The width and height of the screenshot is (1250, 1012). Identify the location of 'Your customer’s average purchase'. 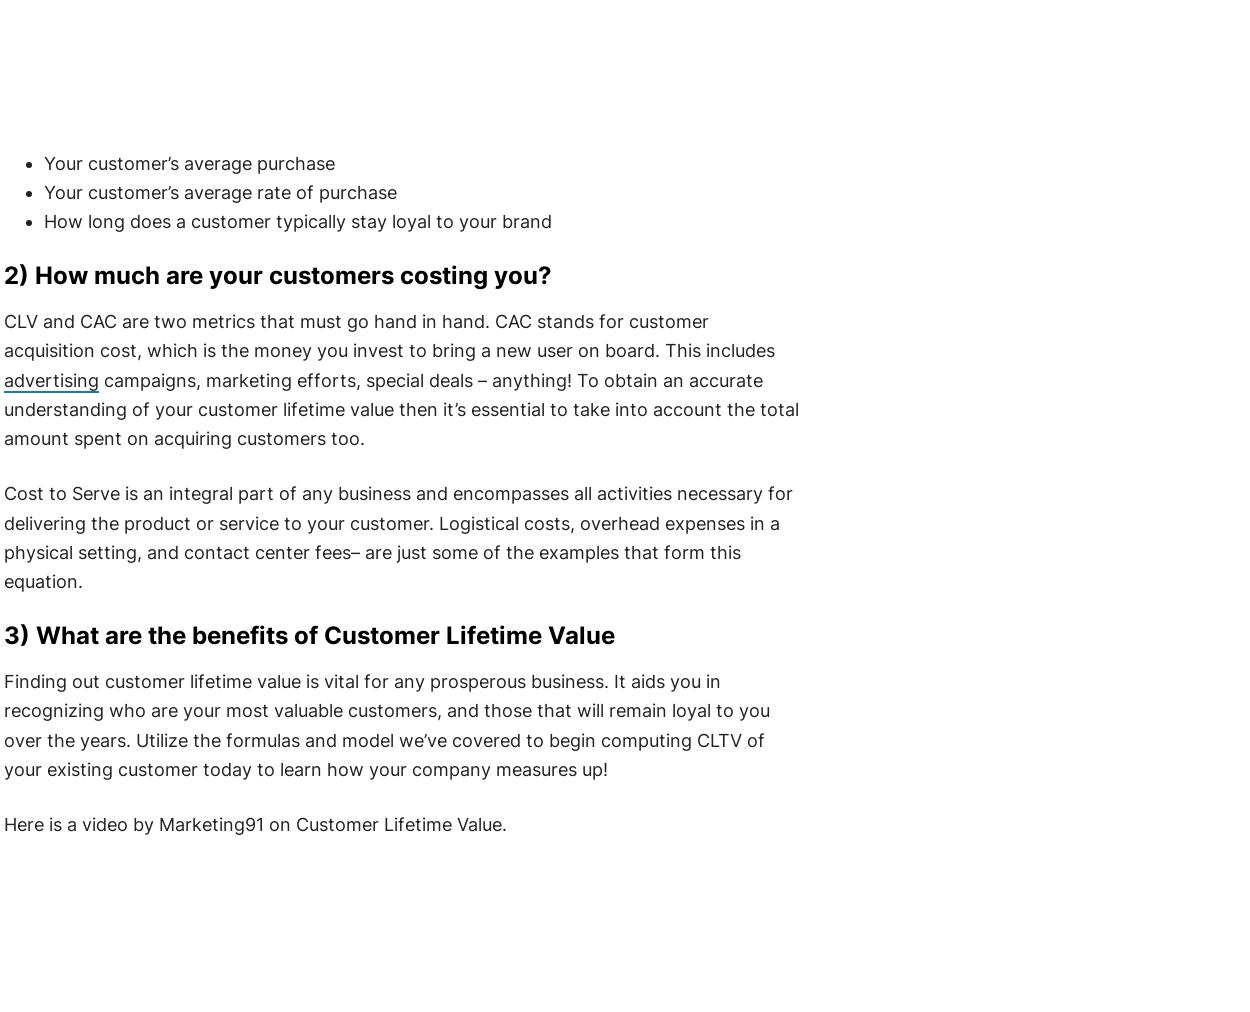
(188, 162).